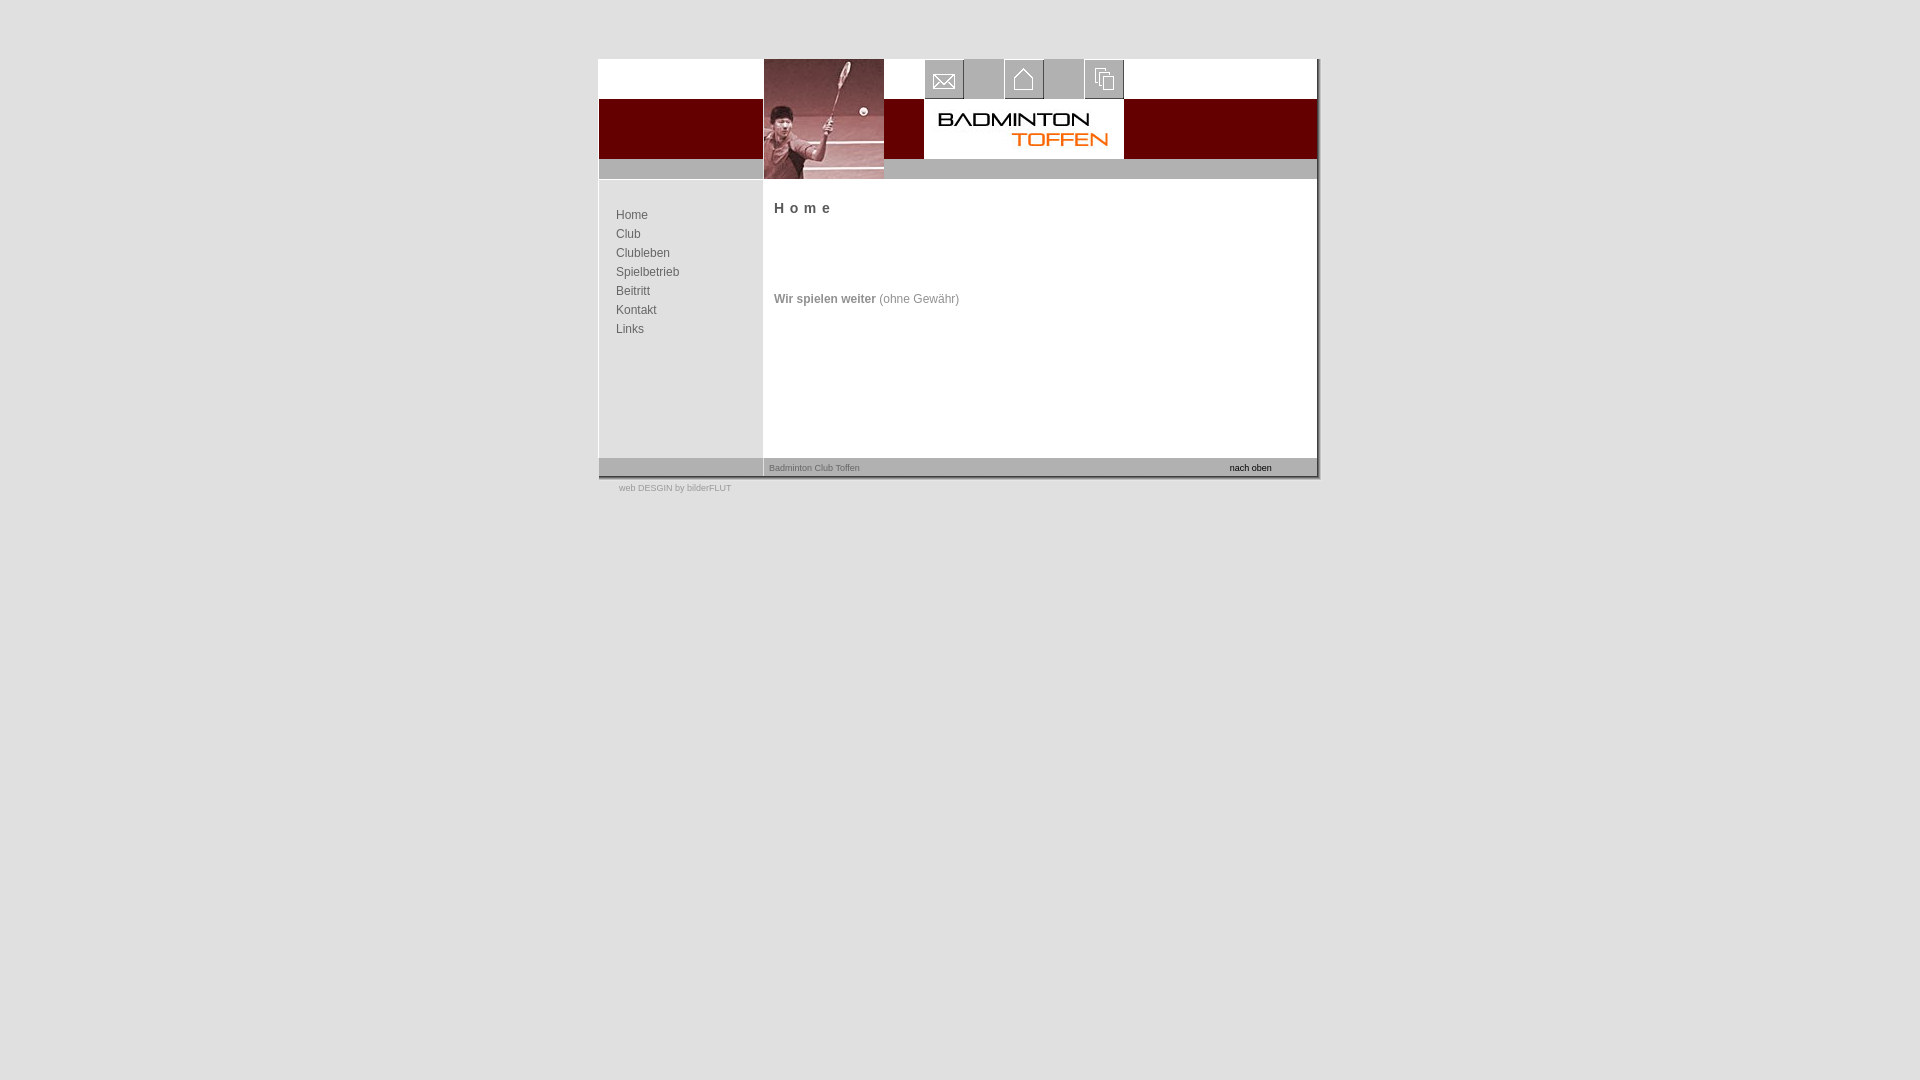 The height and width of the screenshot is (1080, 1920). Describe the element at coordinates (1250, 467) in the screenshot. I see `'nach oben'` at that location.